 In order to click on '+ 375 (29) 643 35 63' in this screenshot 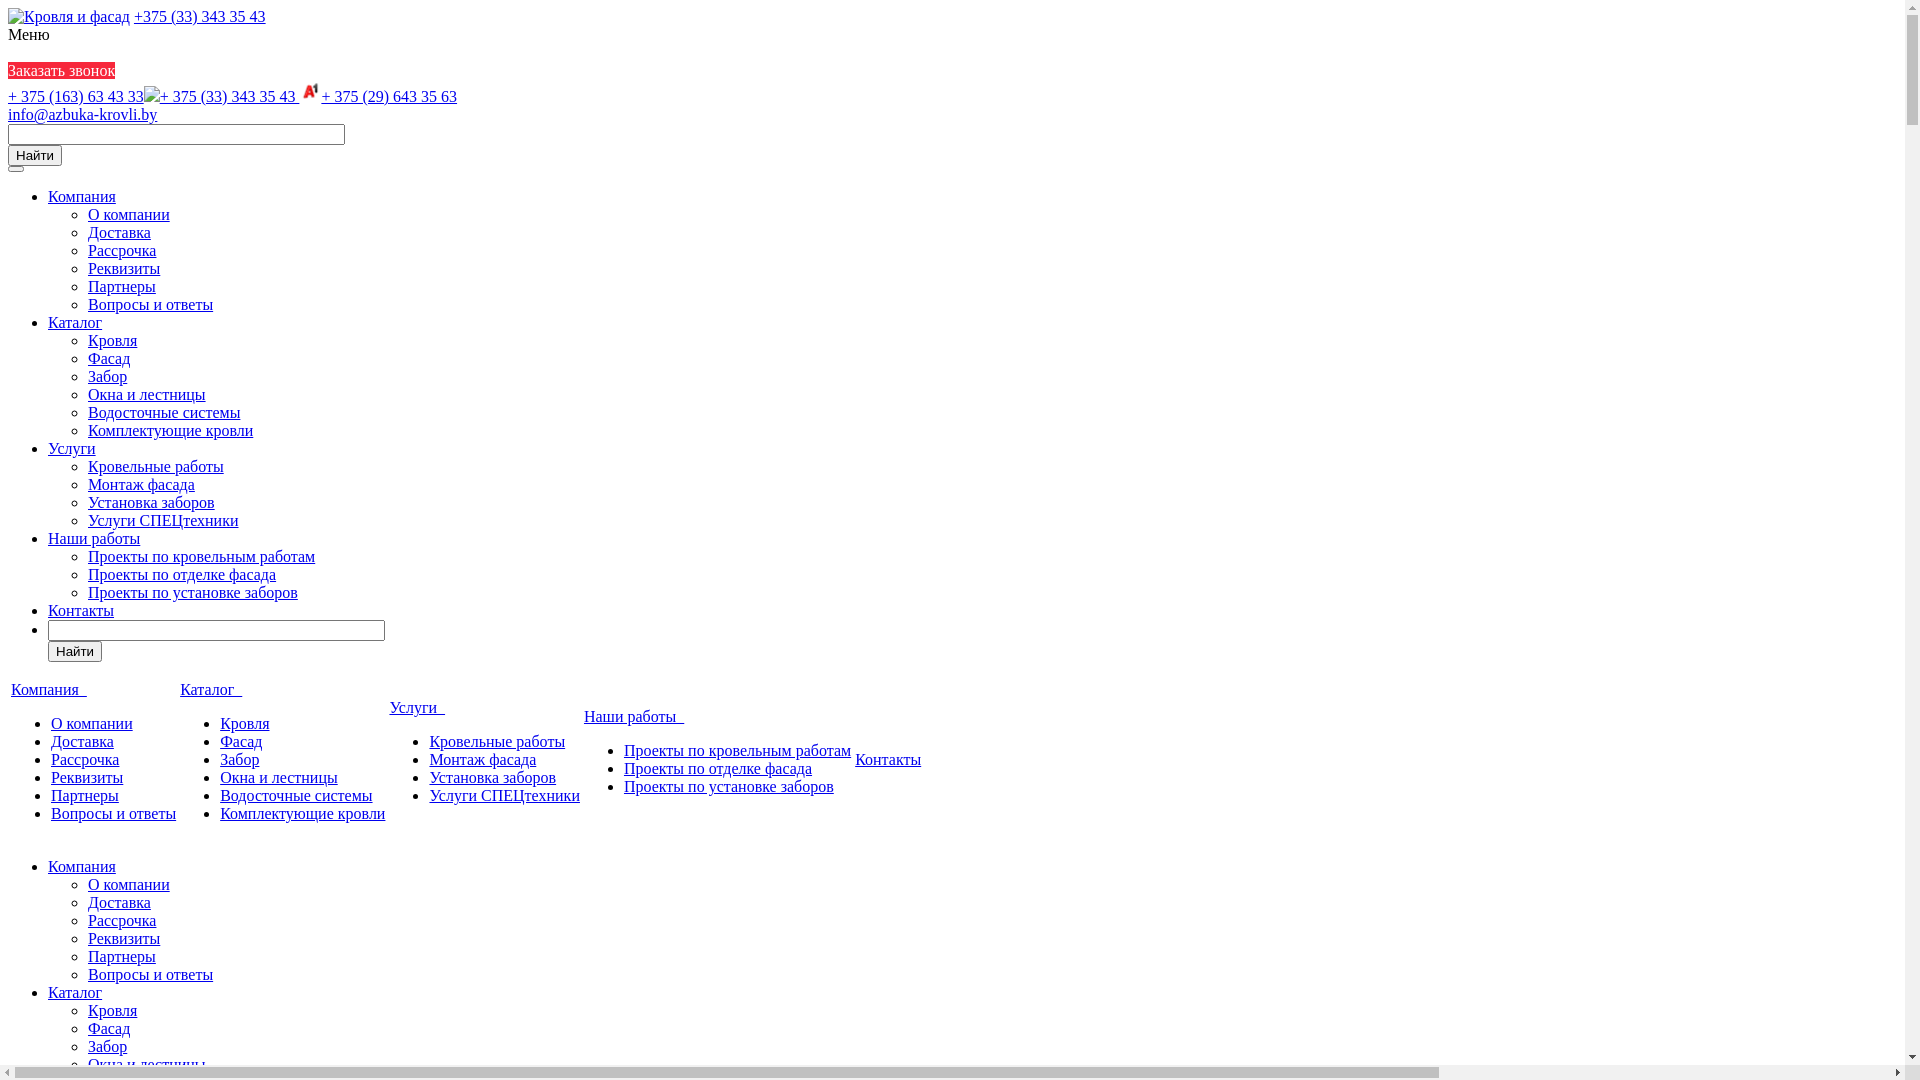, I will do `click(297, 96)`.